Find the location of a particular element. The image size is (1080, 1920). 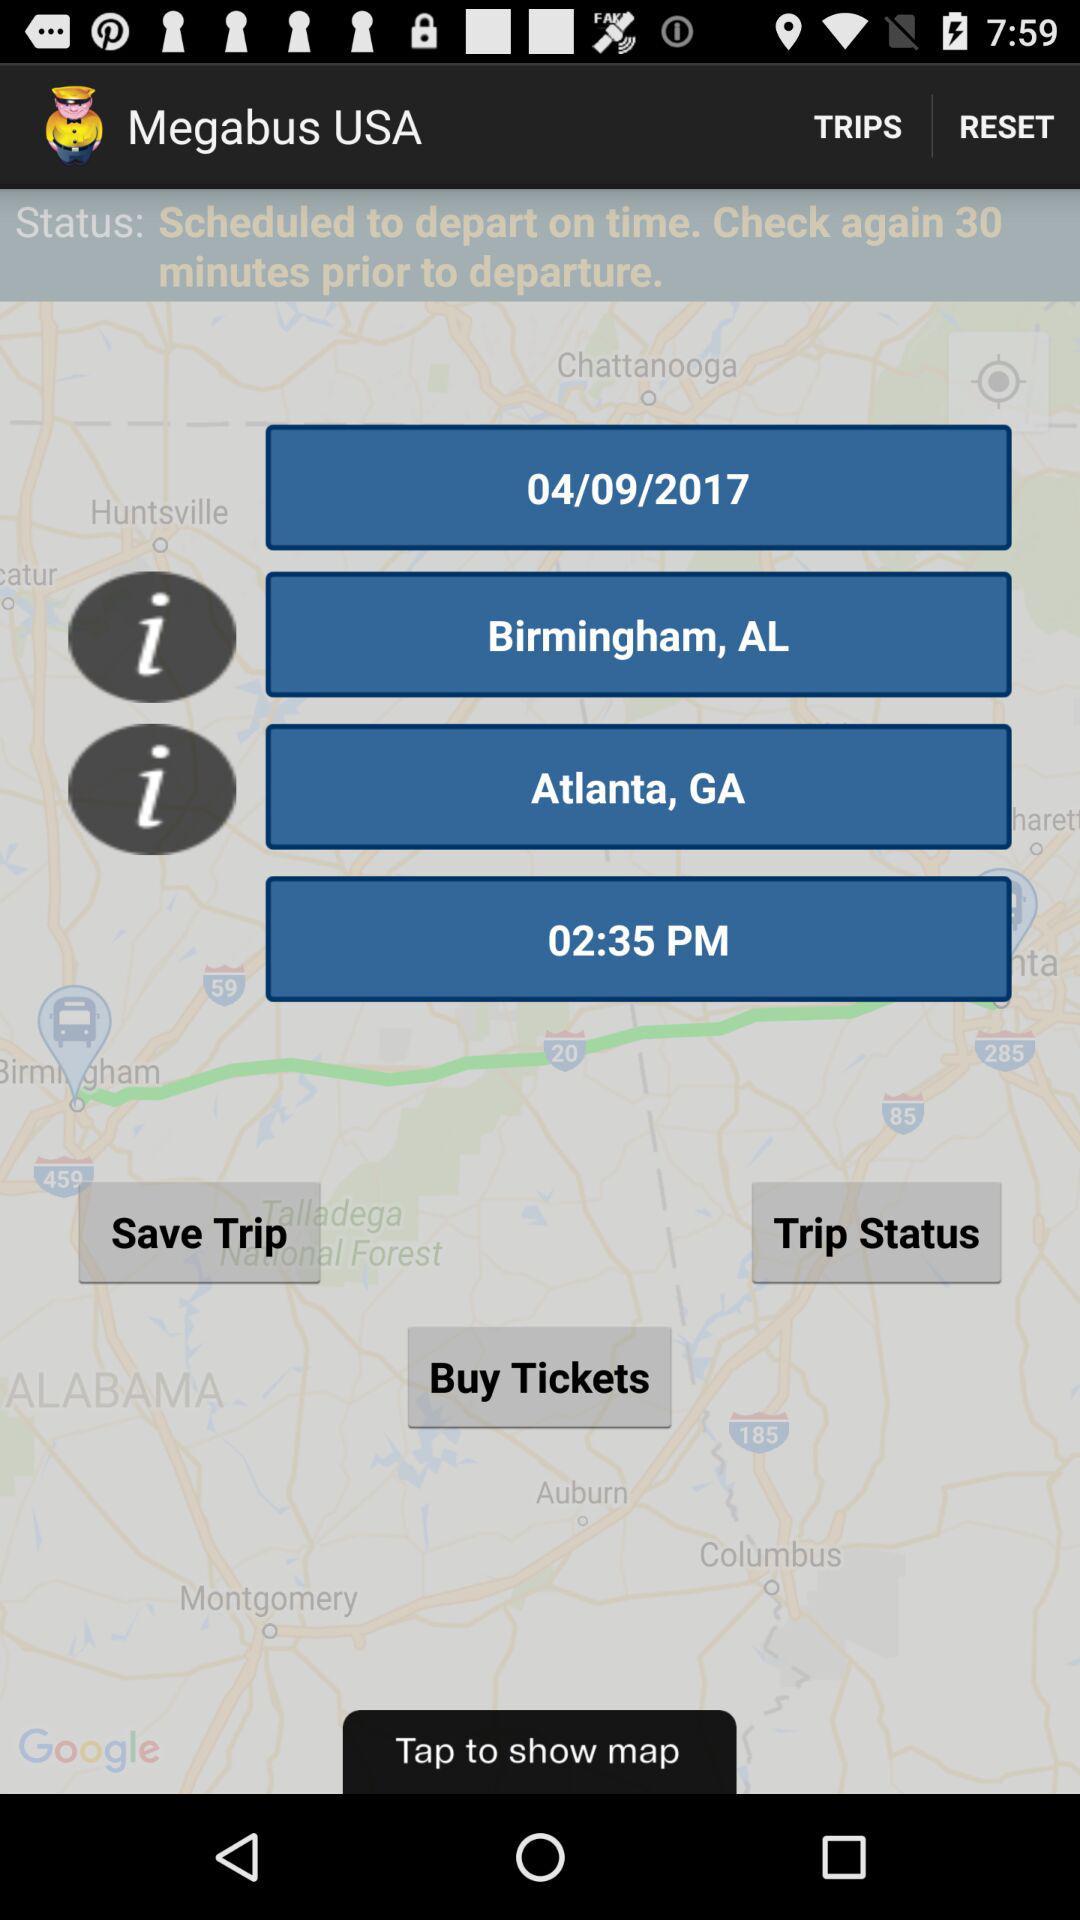

the icon next to the reset icon is located at coordinates (856, 124).